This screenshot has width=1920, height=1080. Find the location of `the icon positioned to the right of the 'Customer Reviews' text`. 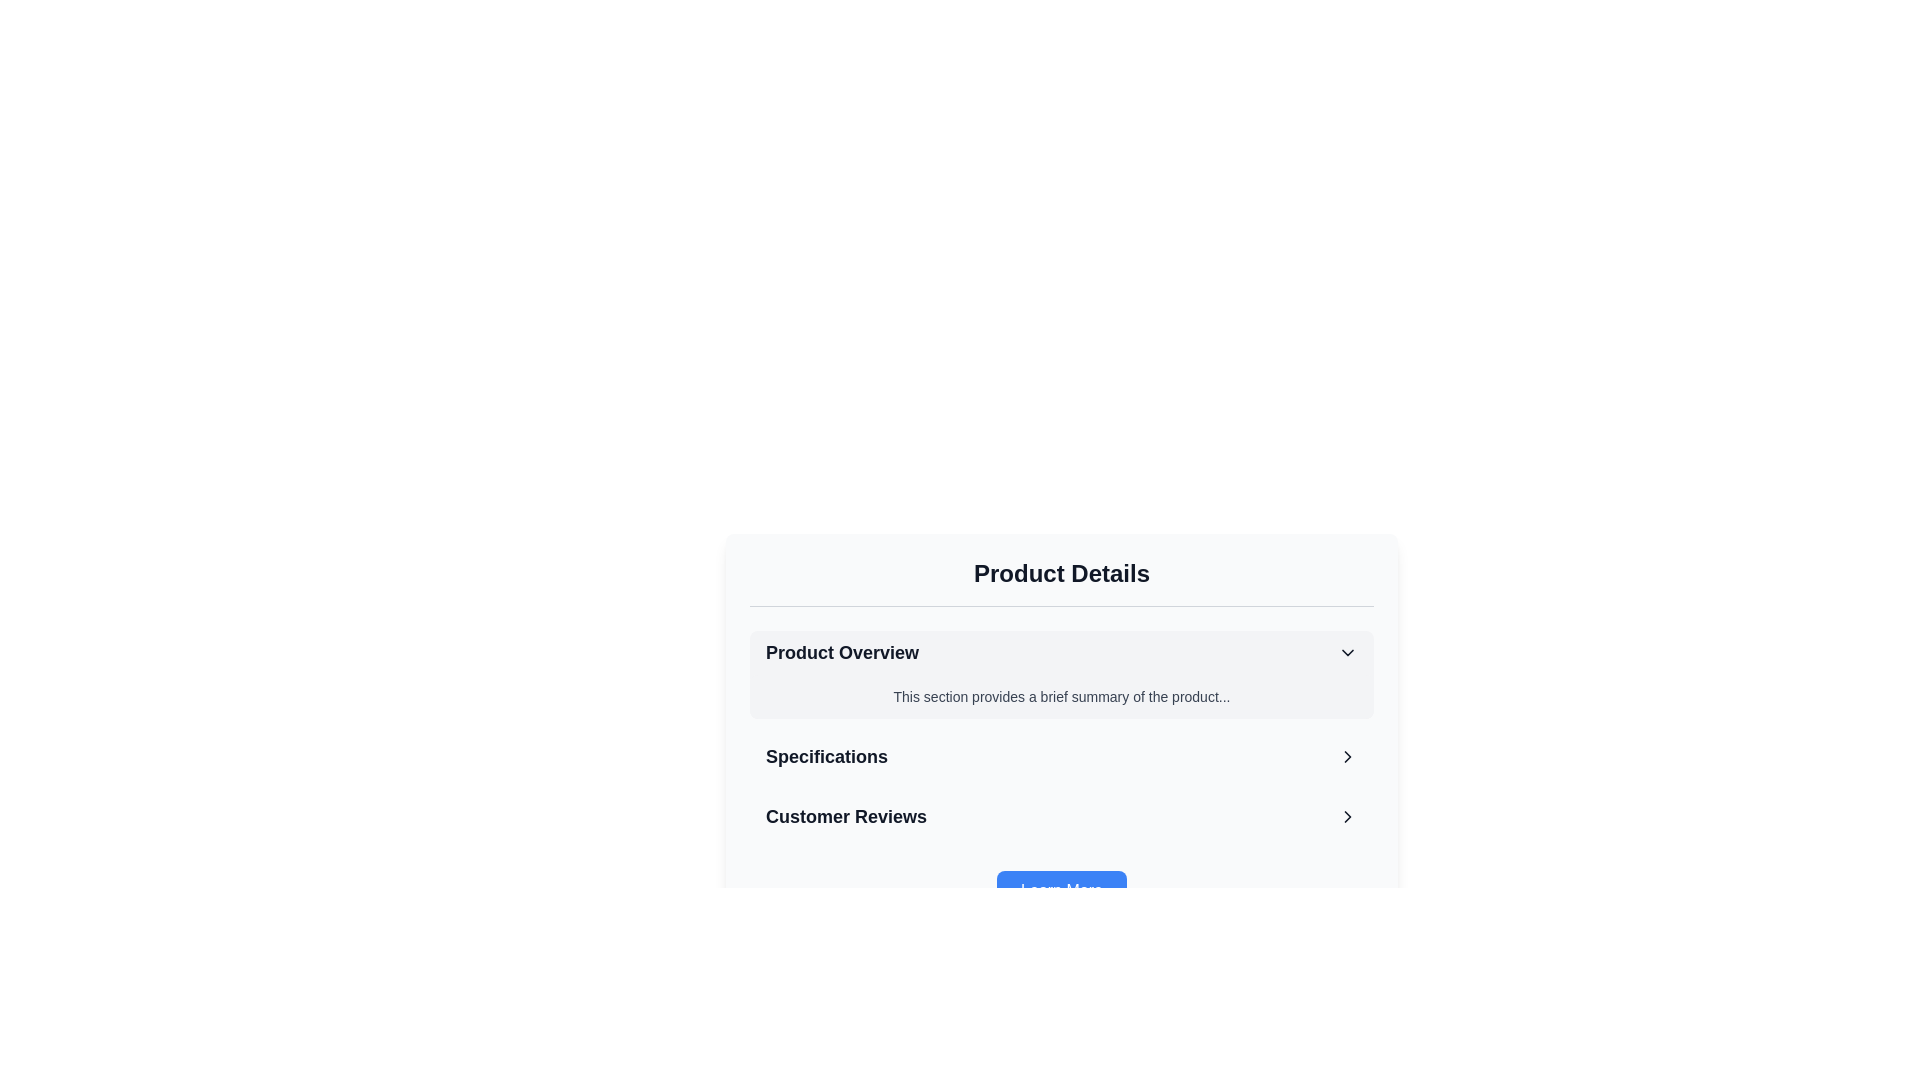

the icon positioned to the right of the 'Customer Reviews' text is located at coordinates (1348, 817).